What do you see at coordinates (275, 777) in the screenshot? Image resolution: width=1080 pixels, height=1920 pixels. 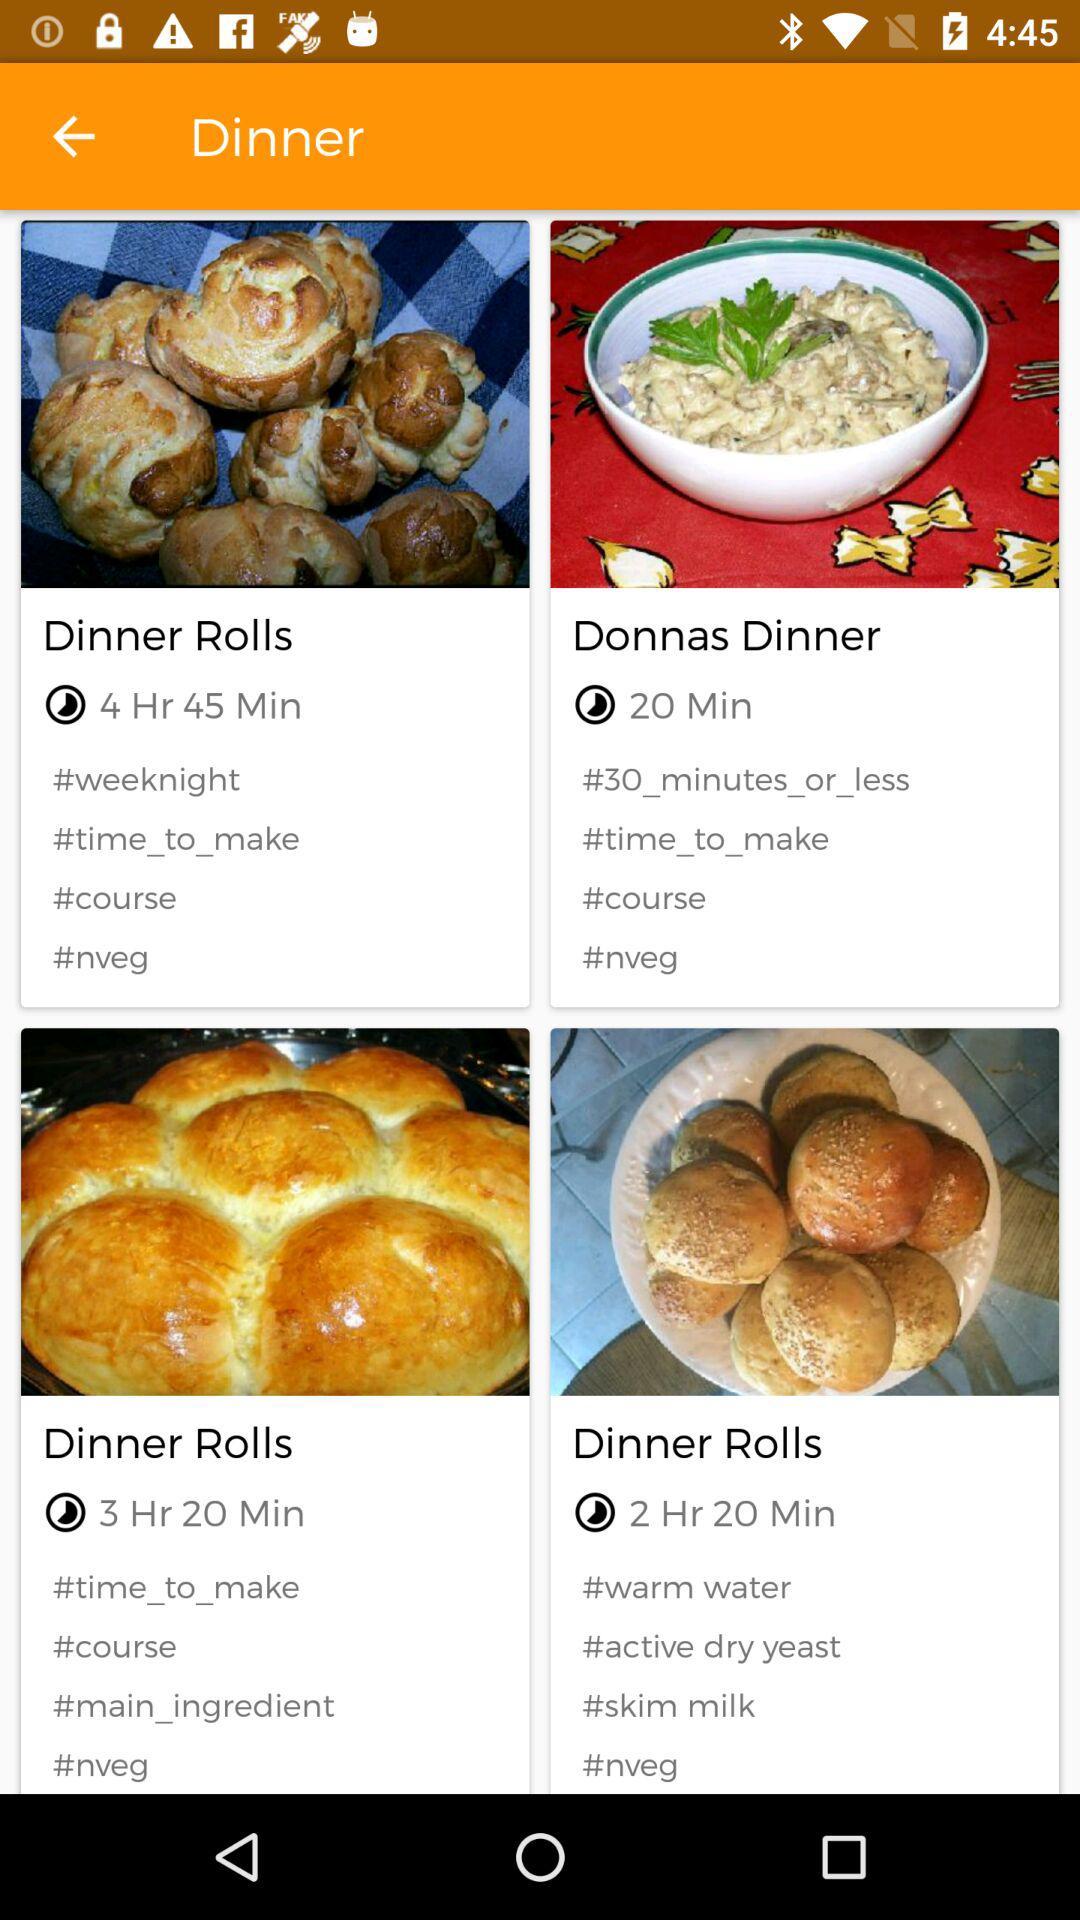 I see `item above #time_to_make item` at bounding box center [275, 777].